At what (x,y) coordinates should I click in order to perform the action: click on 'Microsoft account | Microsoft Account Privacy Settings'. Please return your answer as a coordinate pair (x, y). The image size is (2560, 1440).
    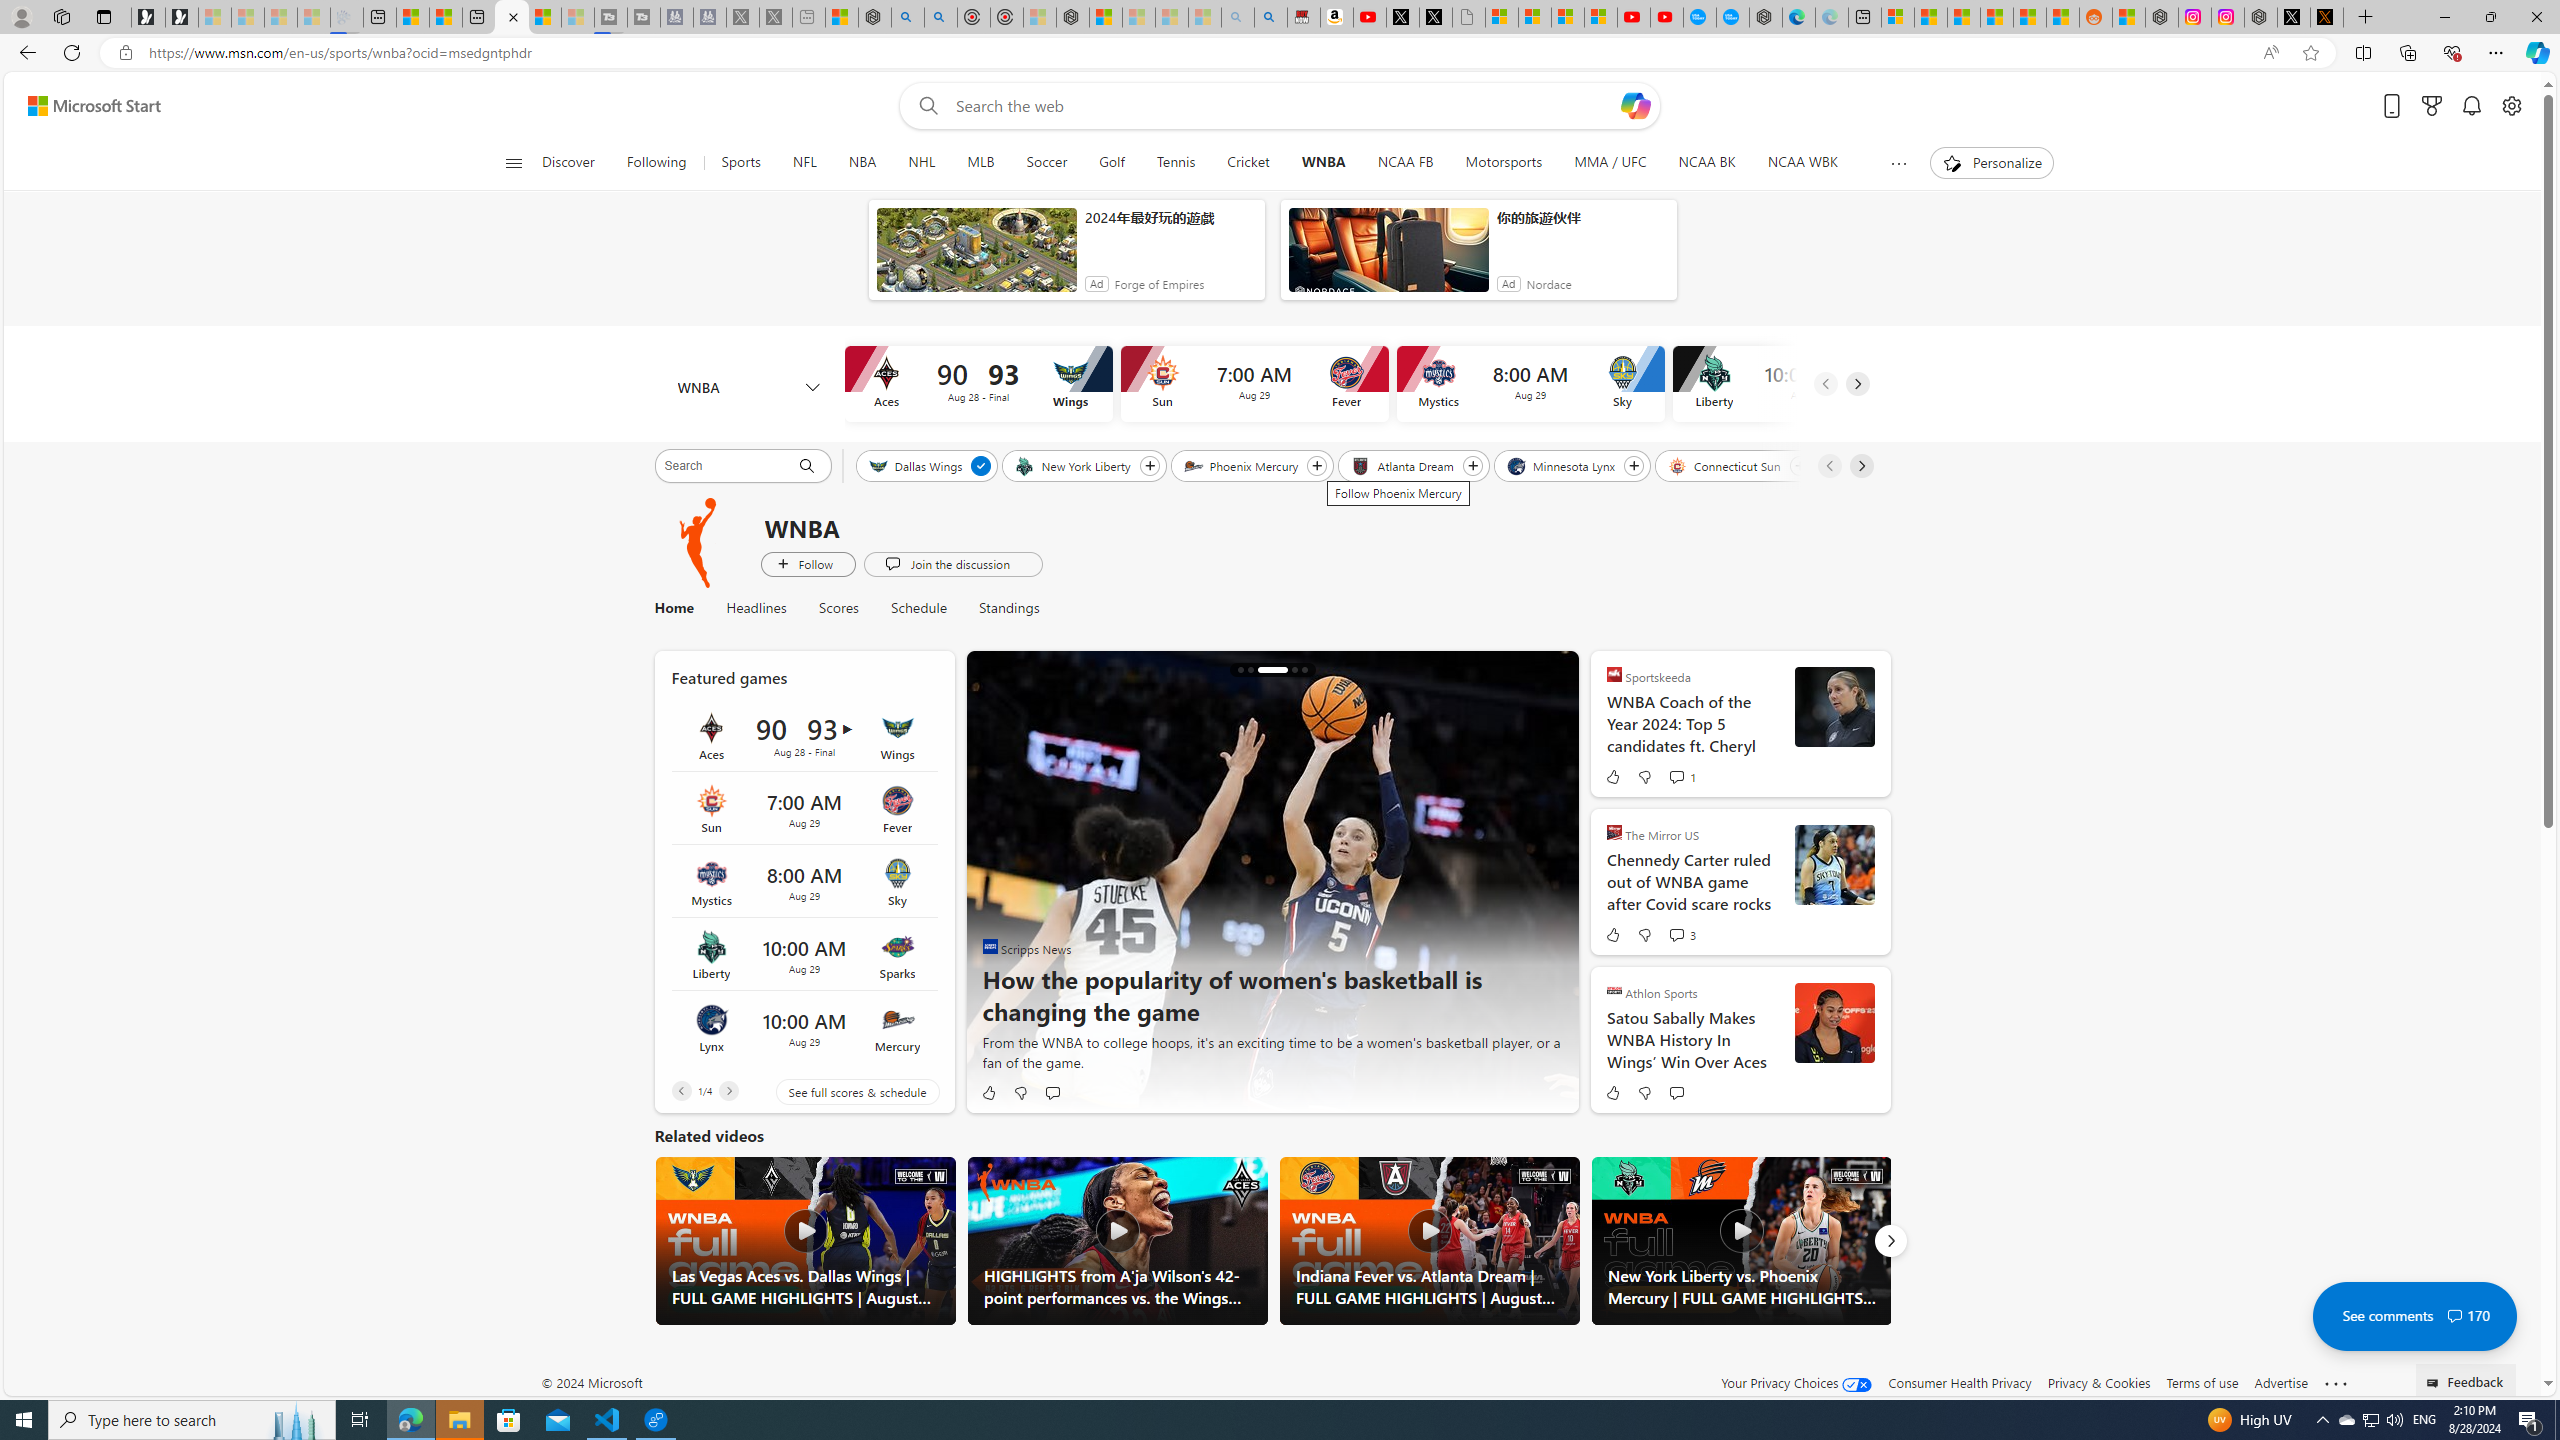
    Looking at the image, I should click on (1897, 16).